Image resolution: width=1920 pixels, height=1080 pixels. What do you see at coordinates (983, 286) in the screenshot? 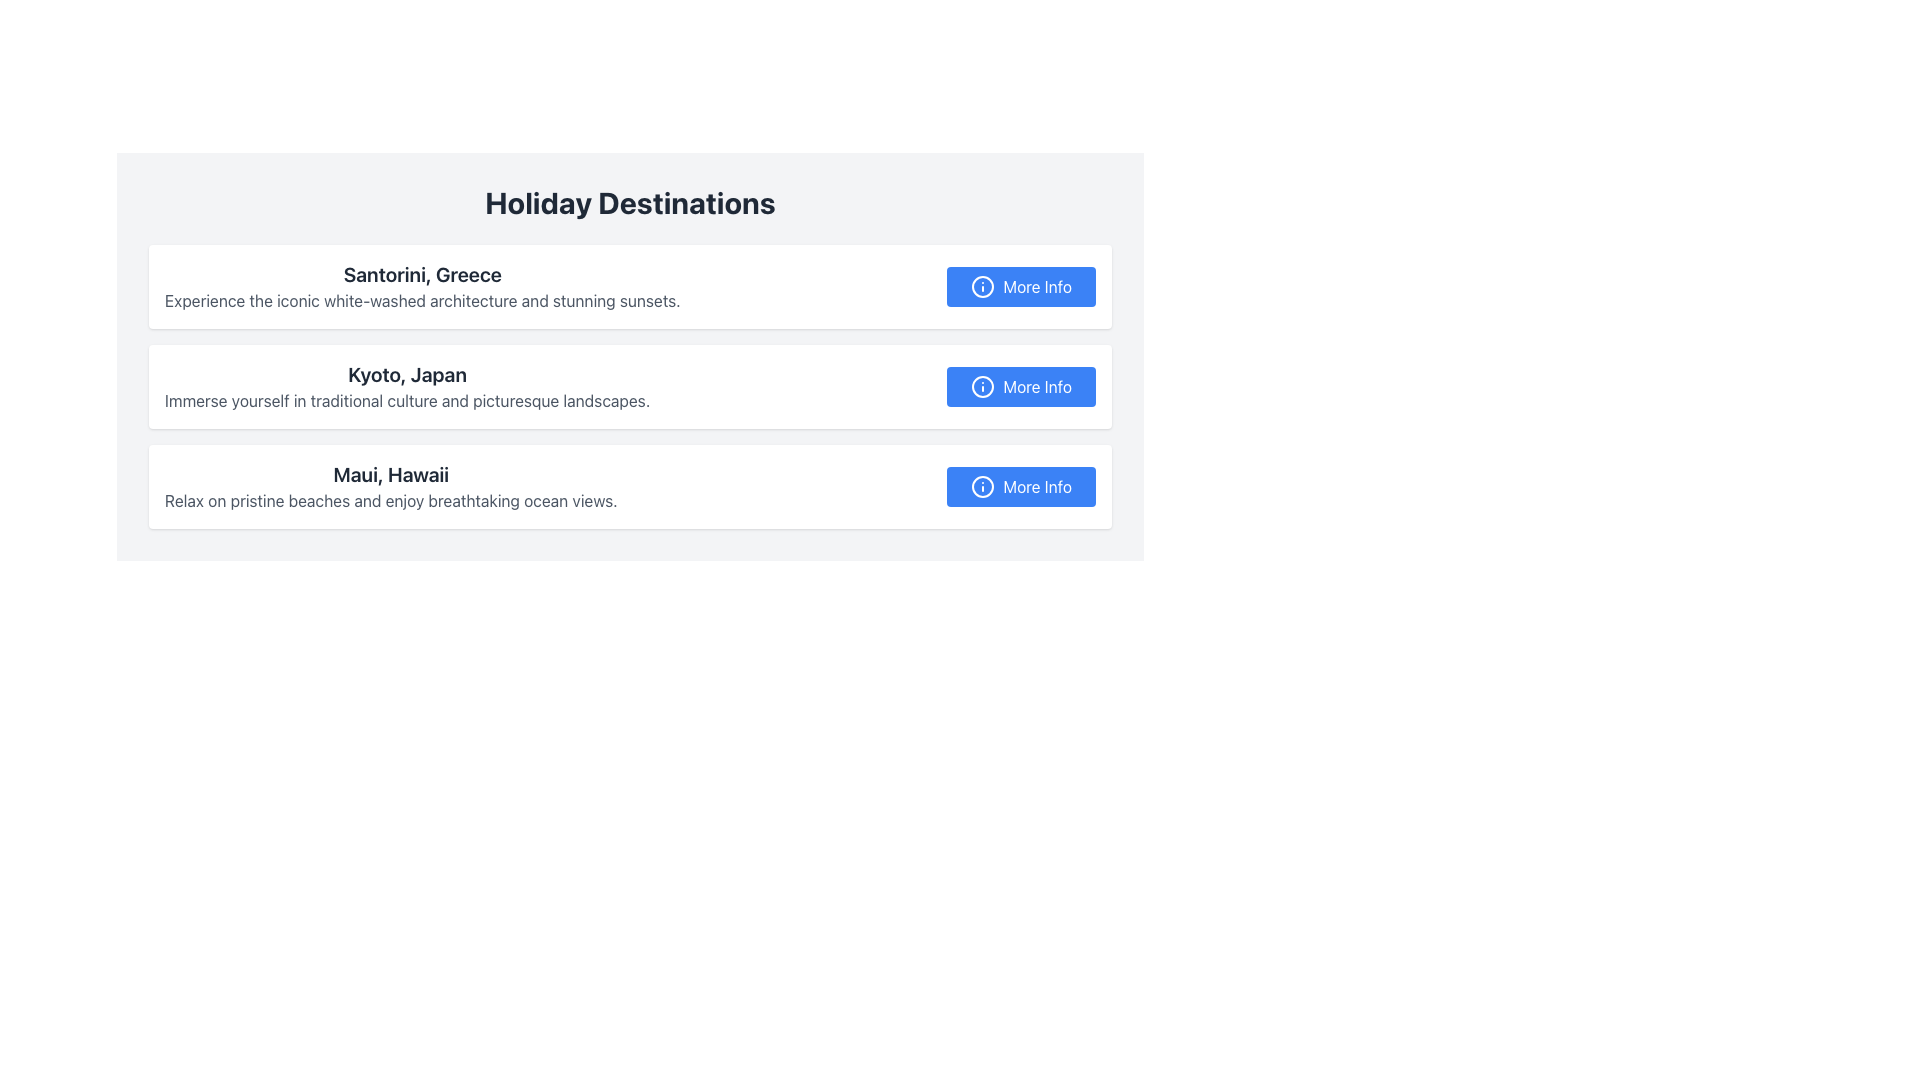
I see `the Decorative Circle located within the 'info' icon near the 'More Info' button for the Santorini, Greece entry` at bounding box center [983, 286].